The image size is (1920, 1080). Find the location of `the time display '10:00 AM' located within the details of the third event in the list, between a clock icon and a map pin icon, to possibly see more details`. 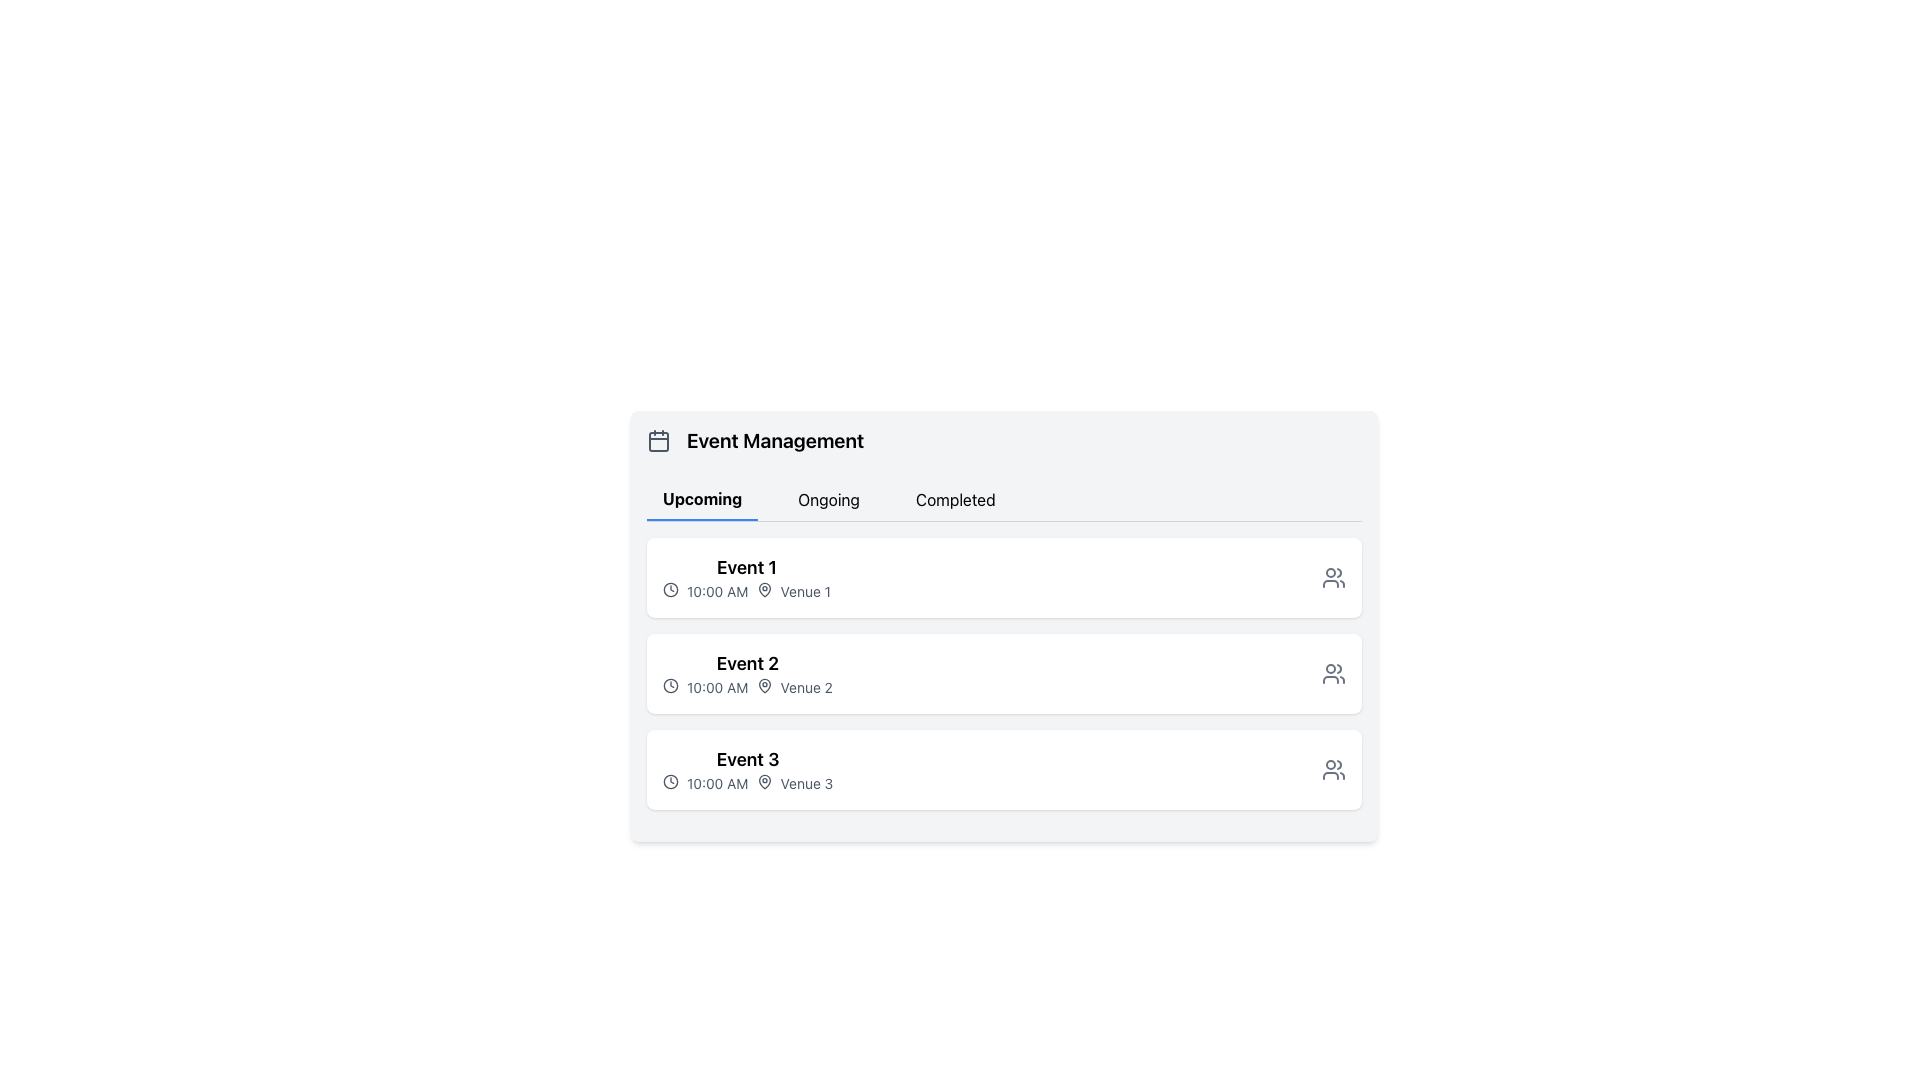

the time display '10:00 AM' located within the details of the third event in the list, between a clock icon and a map pin icon, to possibly see more details is located at coordinates (717, 782).